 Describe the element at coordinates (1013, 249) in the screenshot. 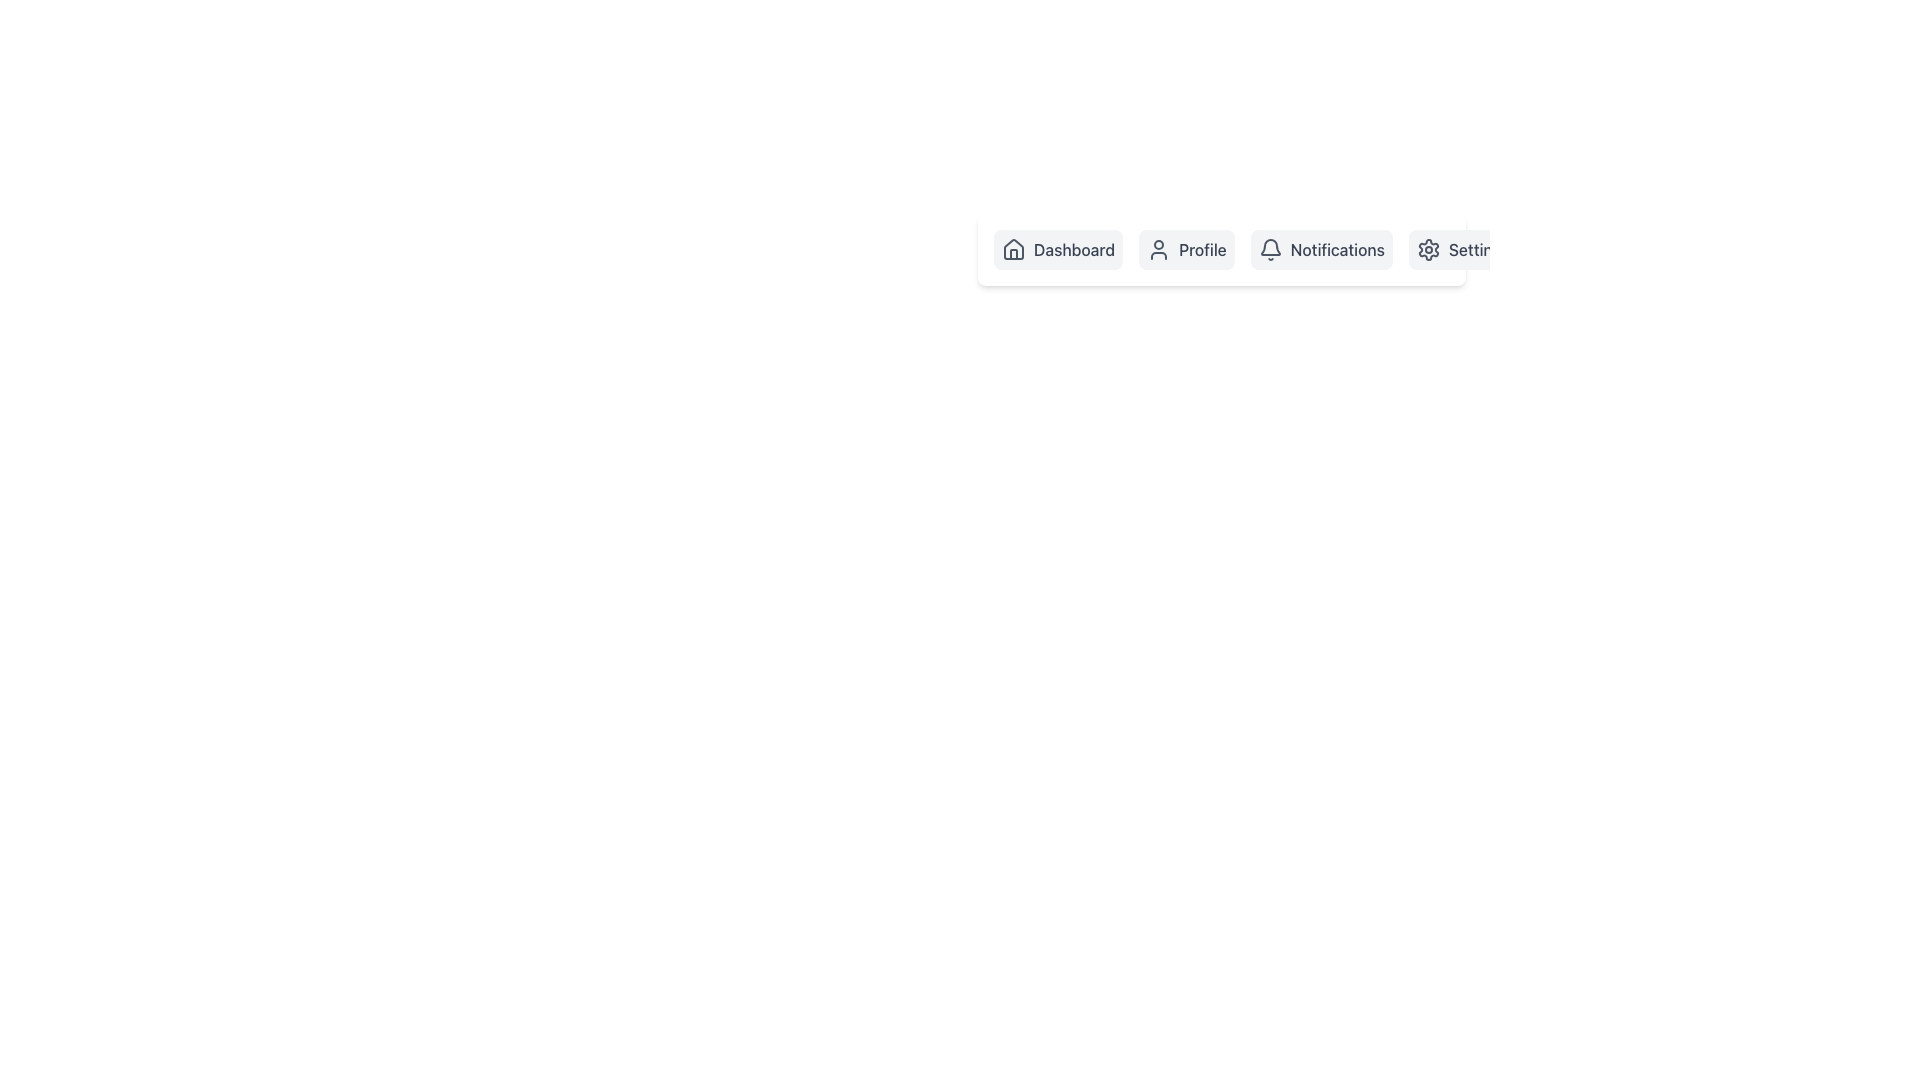

I see `the 'Dashboard' icon located at the far left of the navigation bar, which visually represents the 'Dashboard' section` at that location.